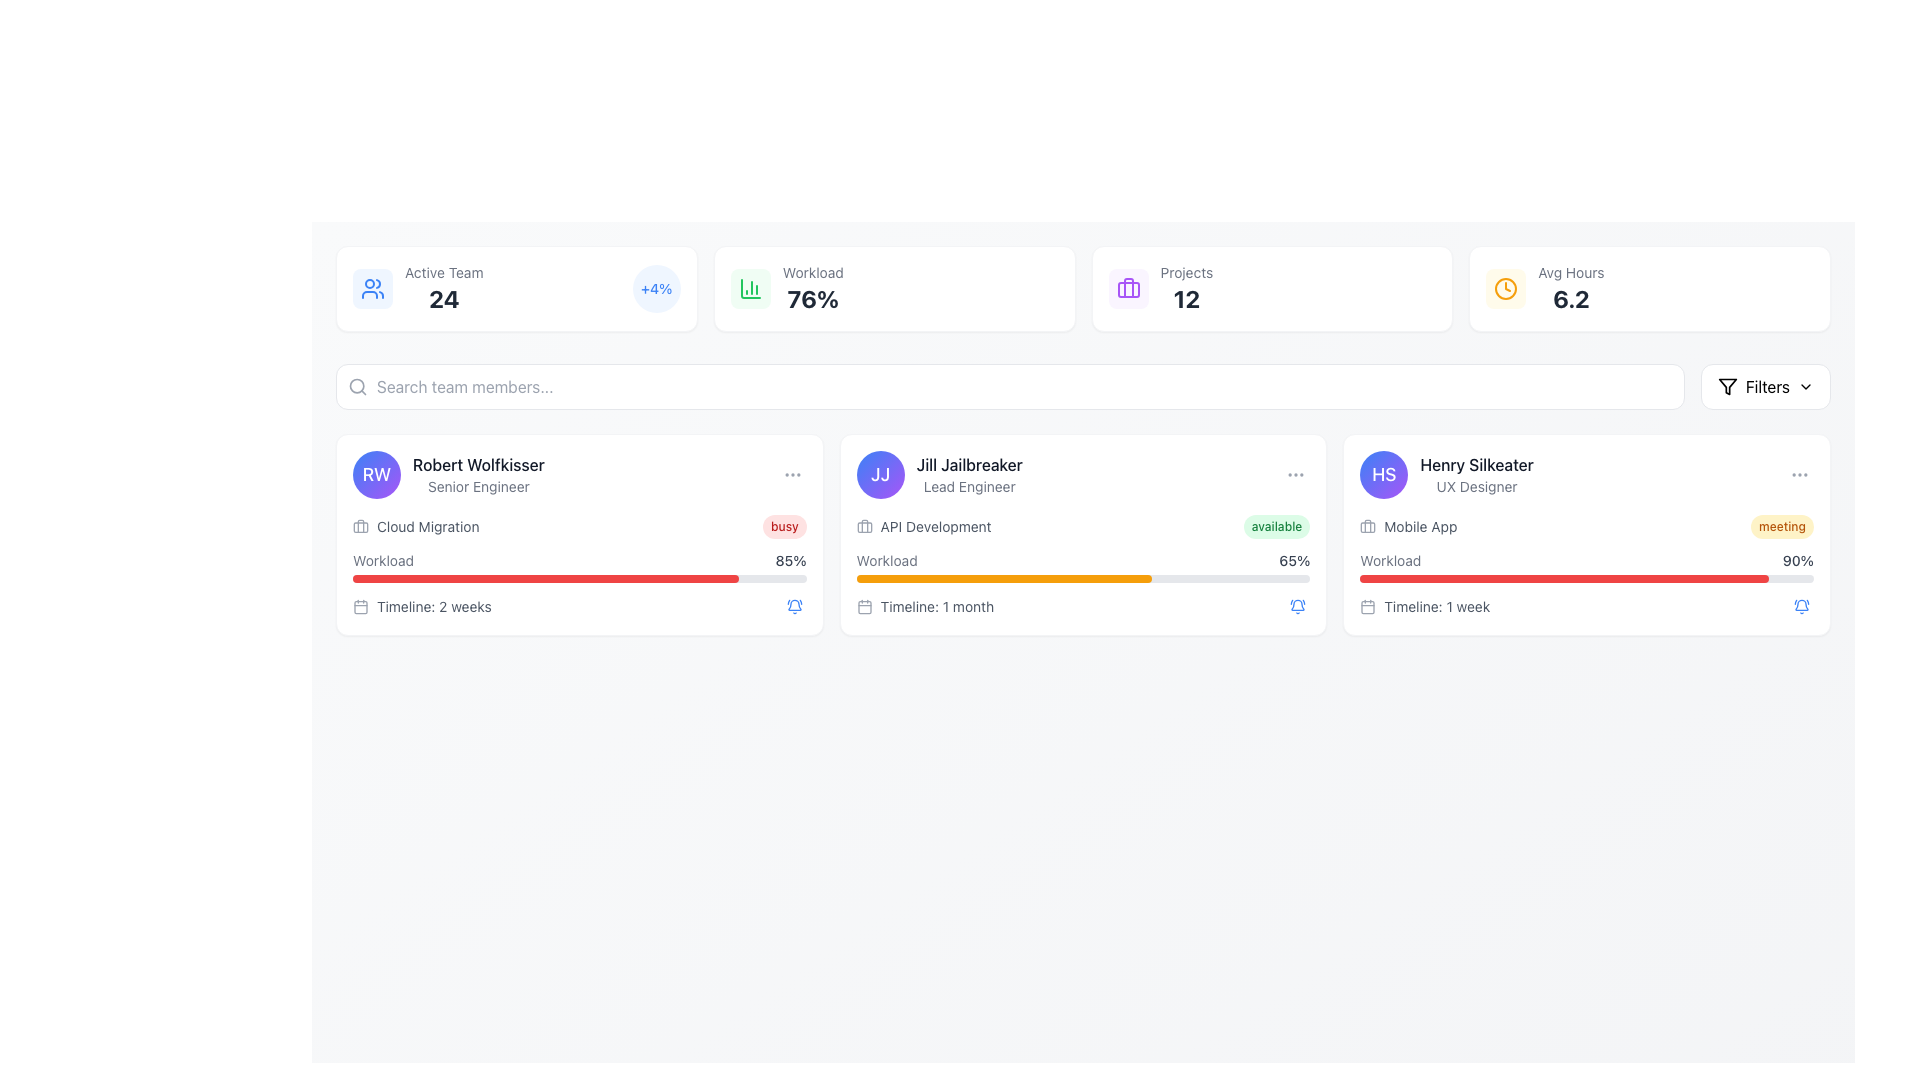 This screenshot has height=1080, width=1920. Describe the element at coordinates (1799, 474) in the screenshot. I see `the ellipsis icon located in the top-right corner of the card labeled 'Henry Silkeater'` at that location.